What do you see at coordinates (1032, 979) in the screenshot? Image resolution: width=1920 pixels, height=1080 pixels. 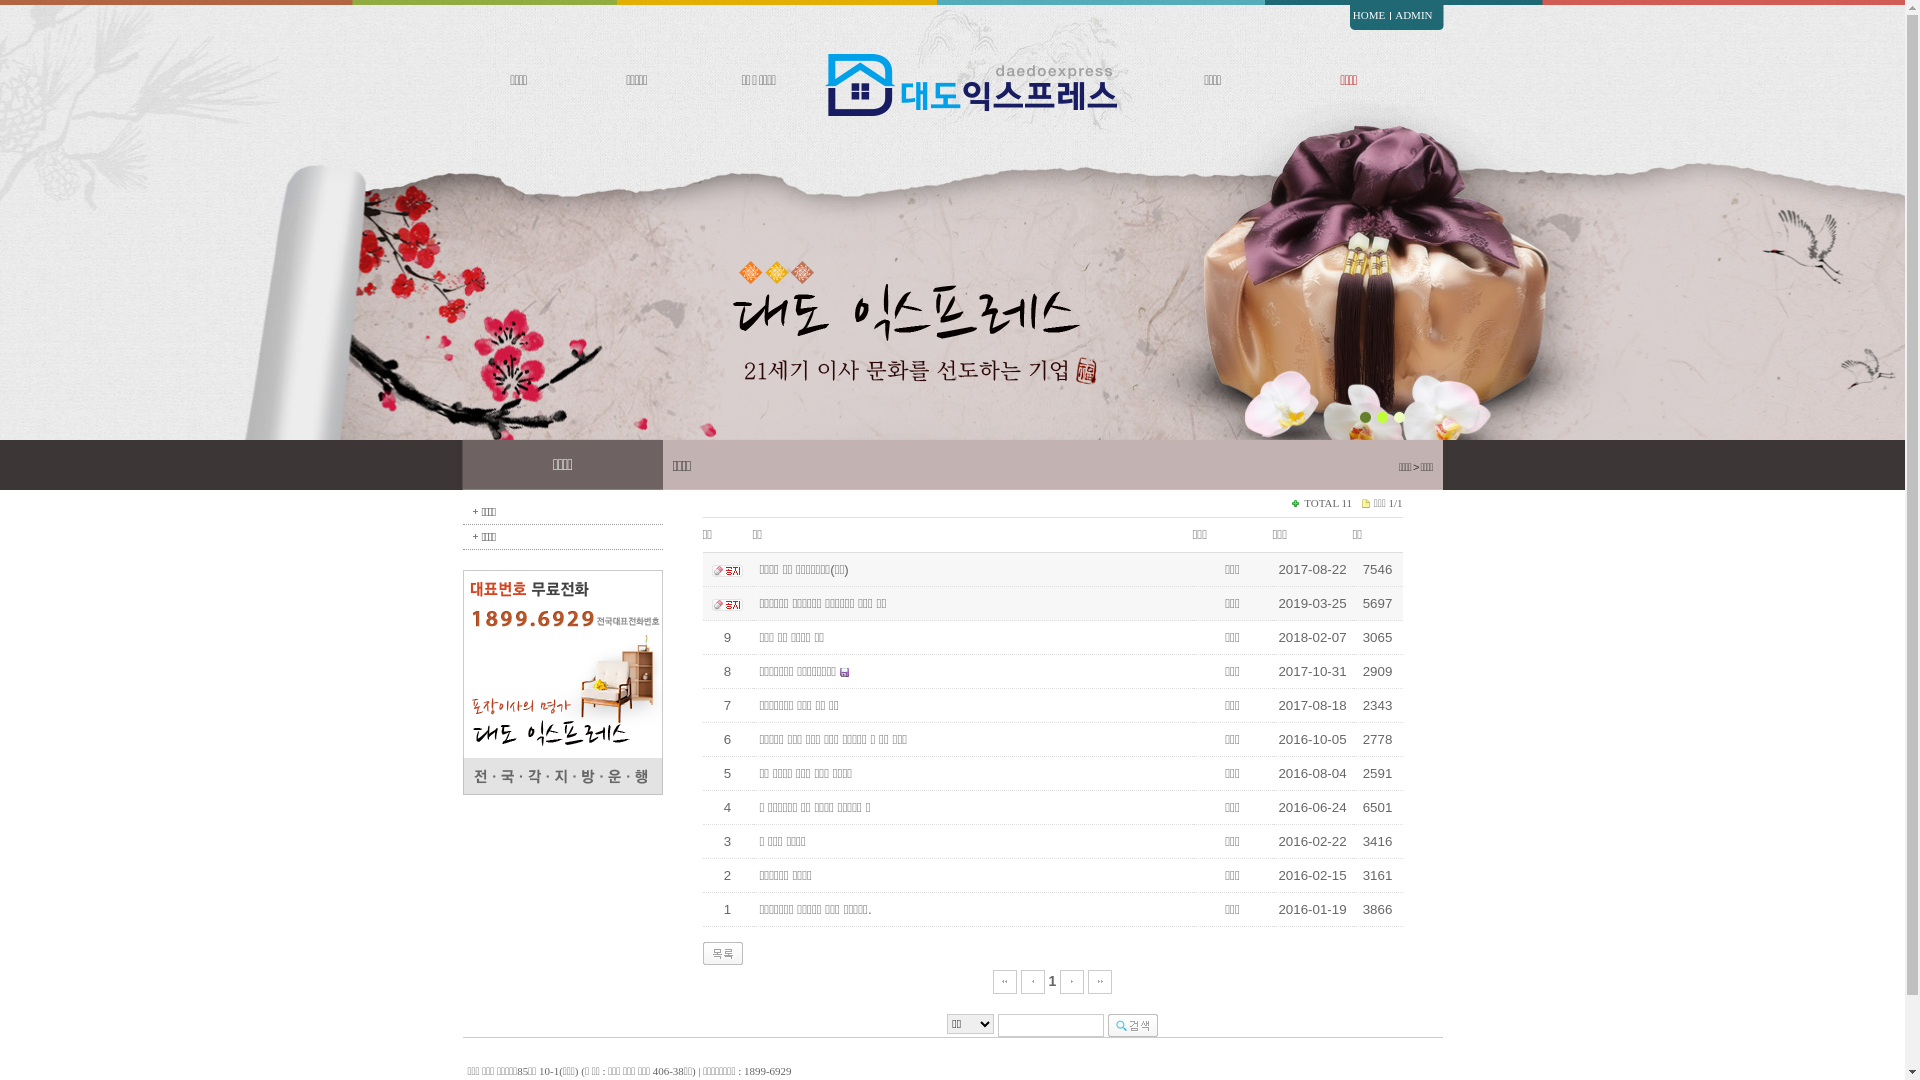 I see `'Go to the previous page'` at bounding box center [1032, 979].